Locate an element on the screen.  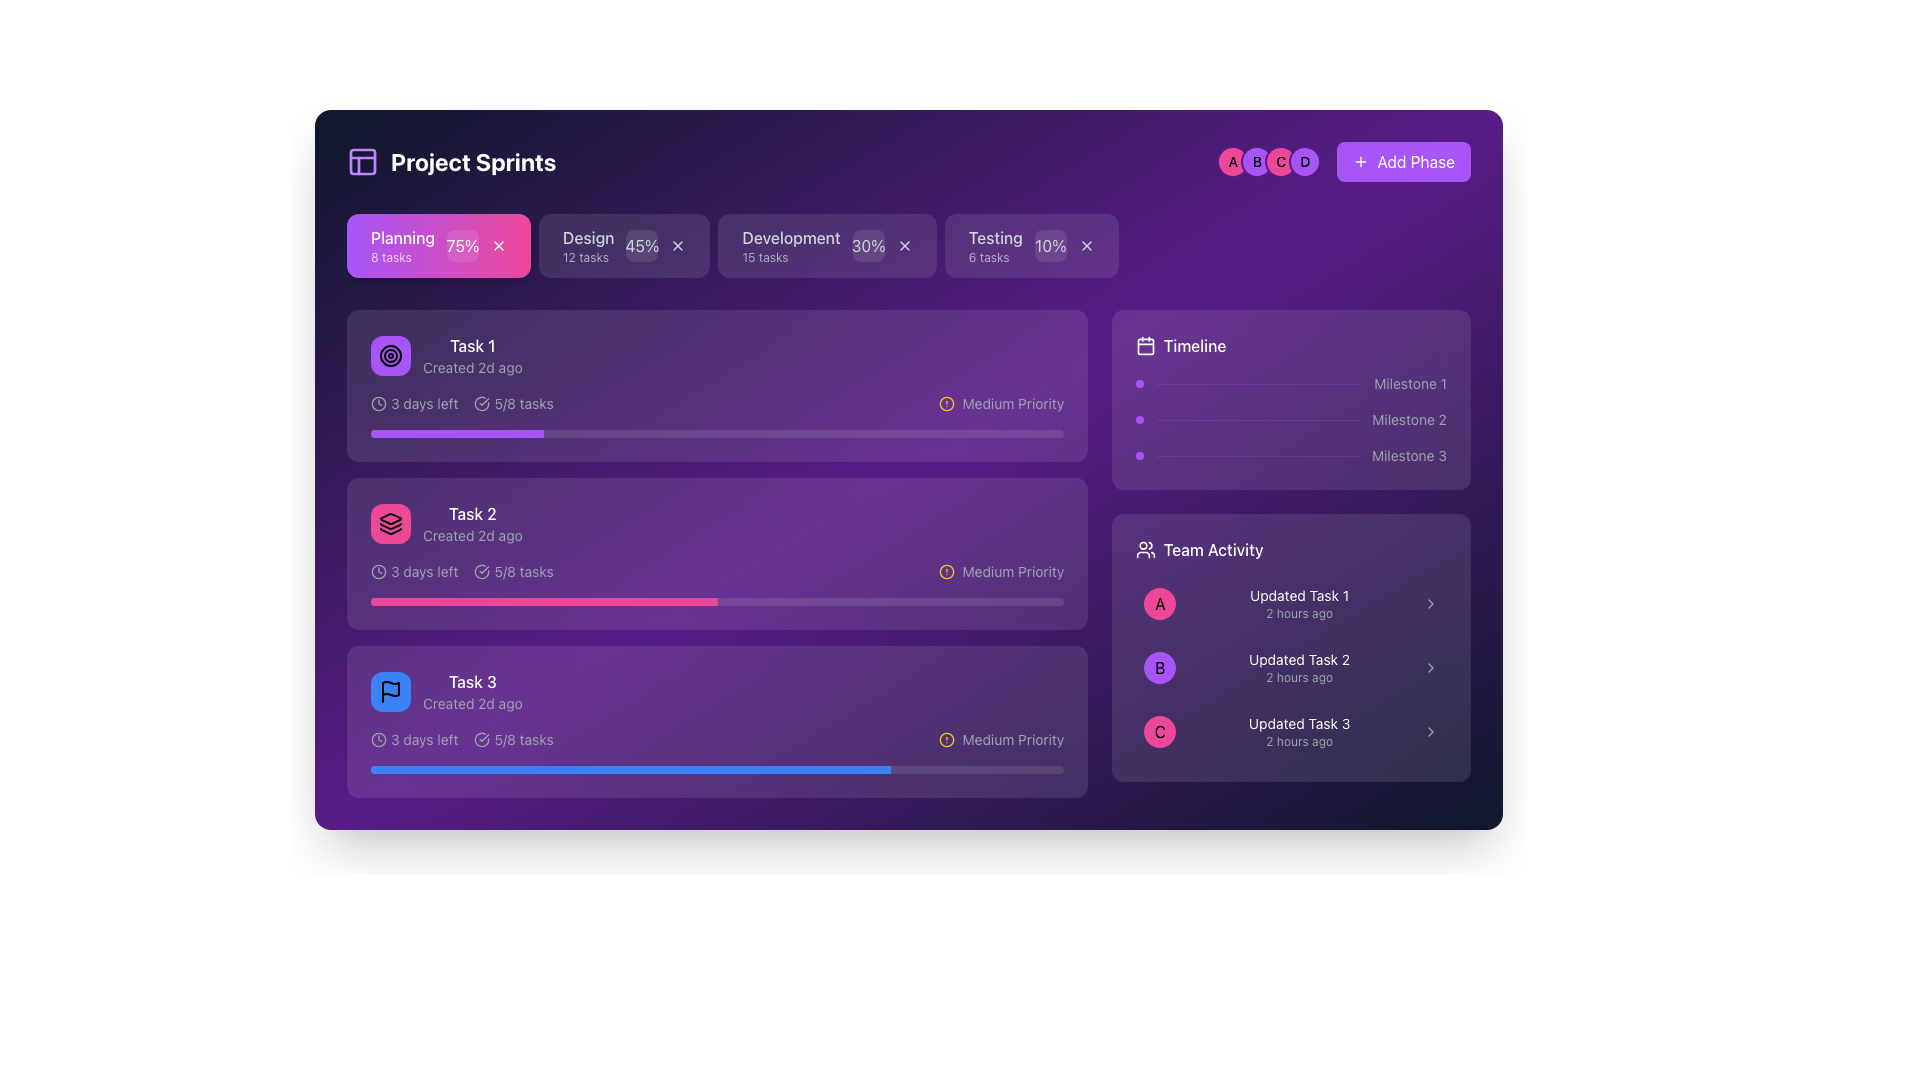
the purple progress bar segment that indicates the filled section of the first task's progress bar is located at coordinates (456, 433).